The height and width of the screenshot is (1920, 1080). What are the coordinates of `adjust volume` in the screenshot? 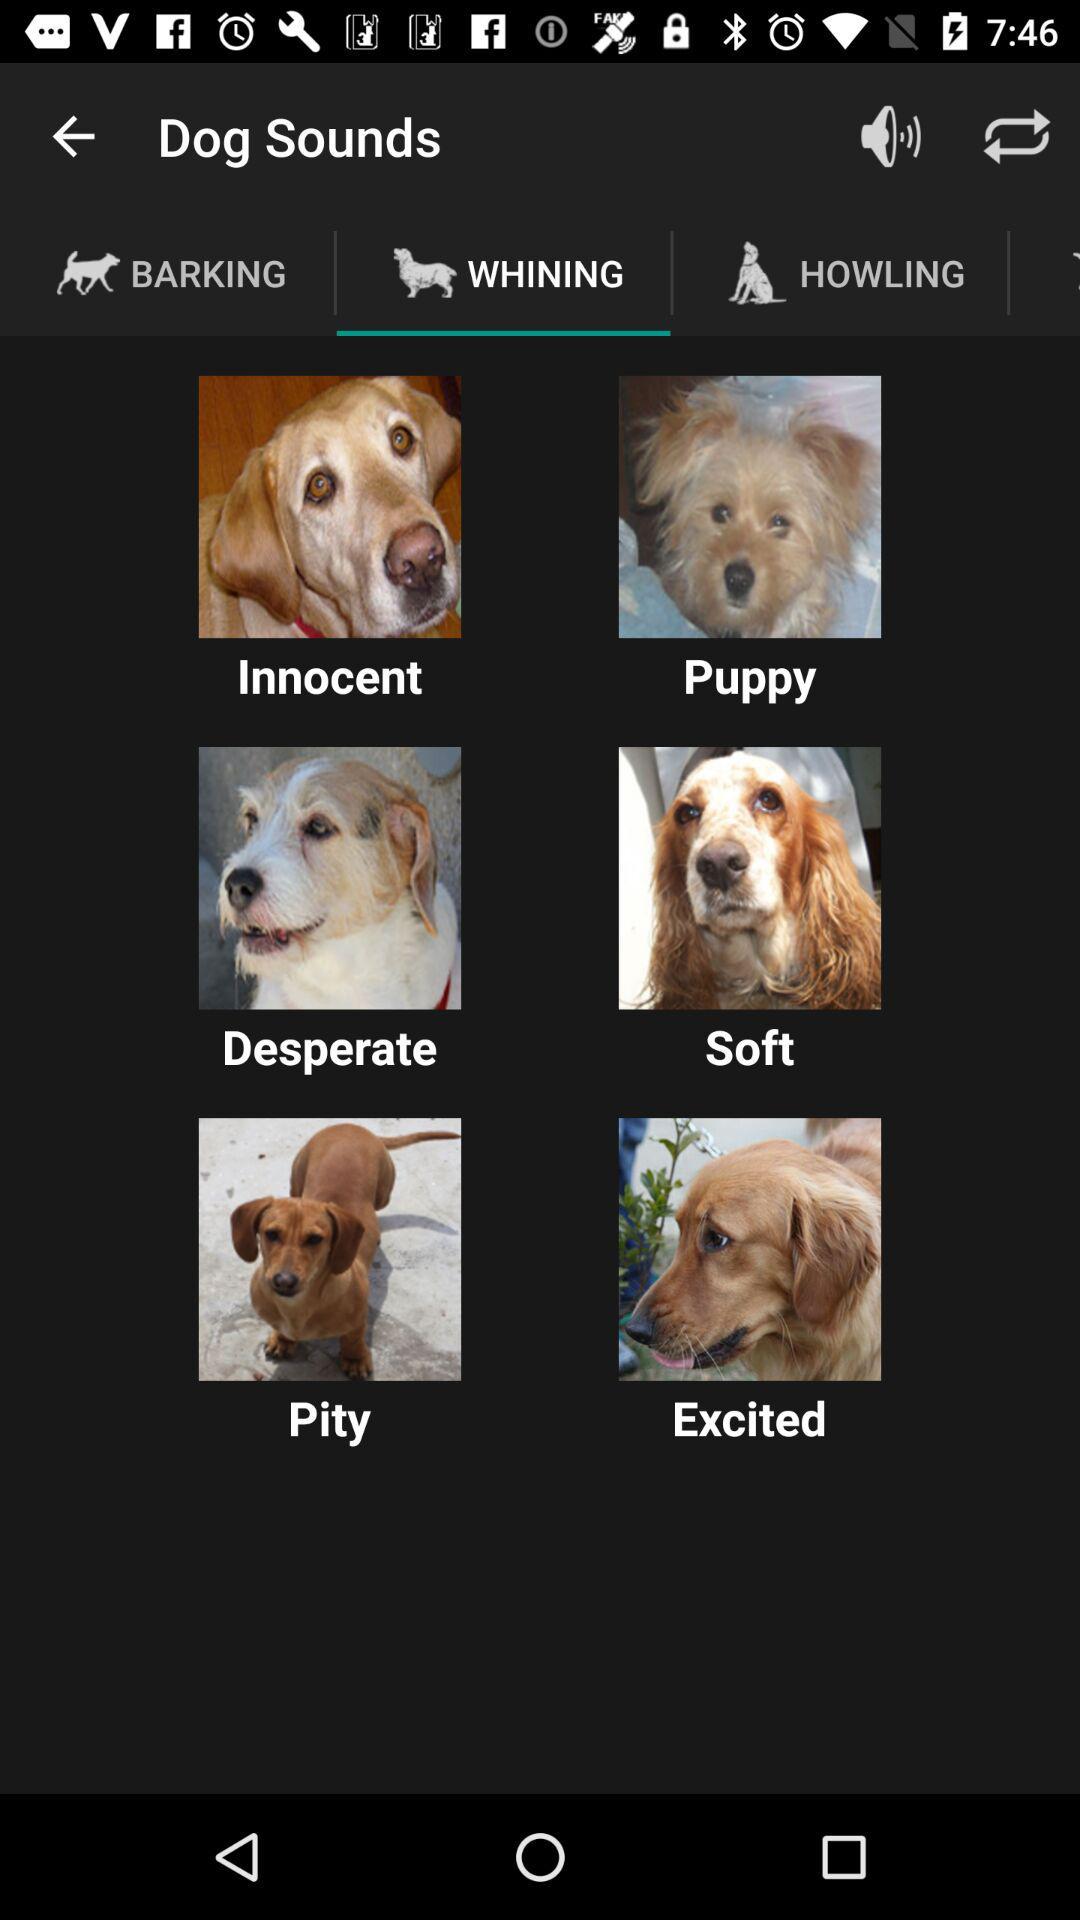 It's located at (890, 135).